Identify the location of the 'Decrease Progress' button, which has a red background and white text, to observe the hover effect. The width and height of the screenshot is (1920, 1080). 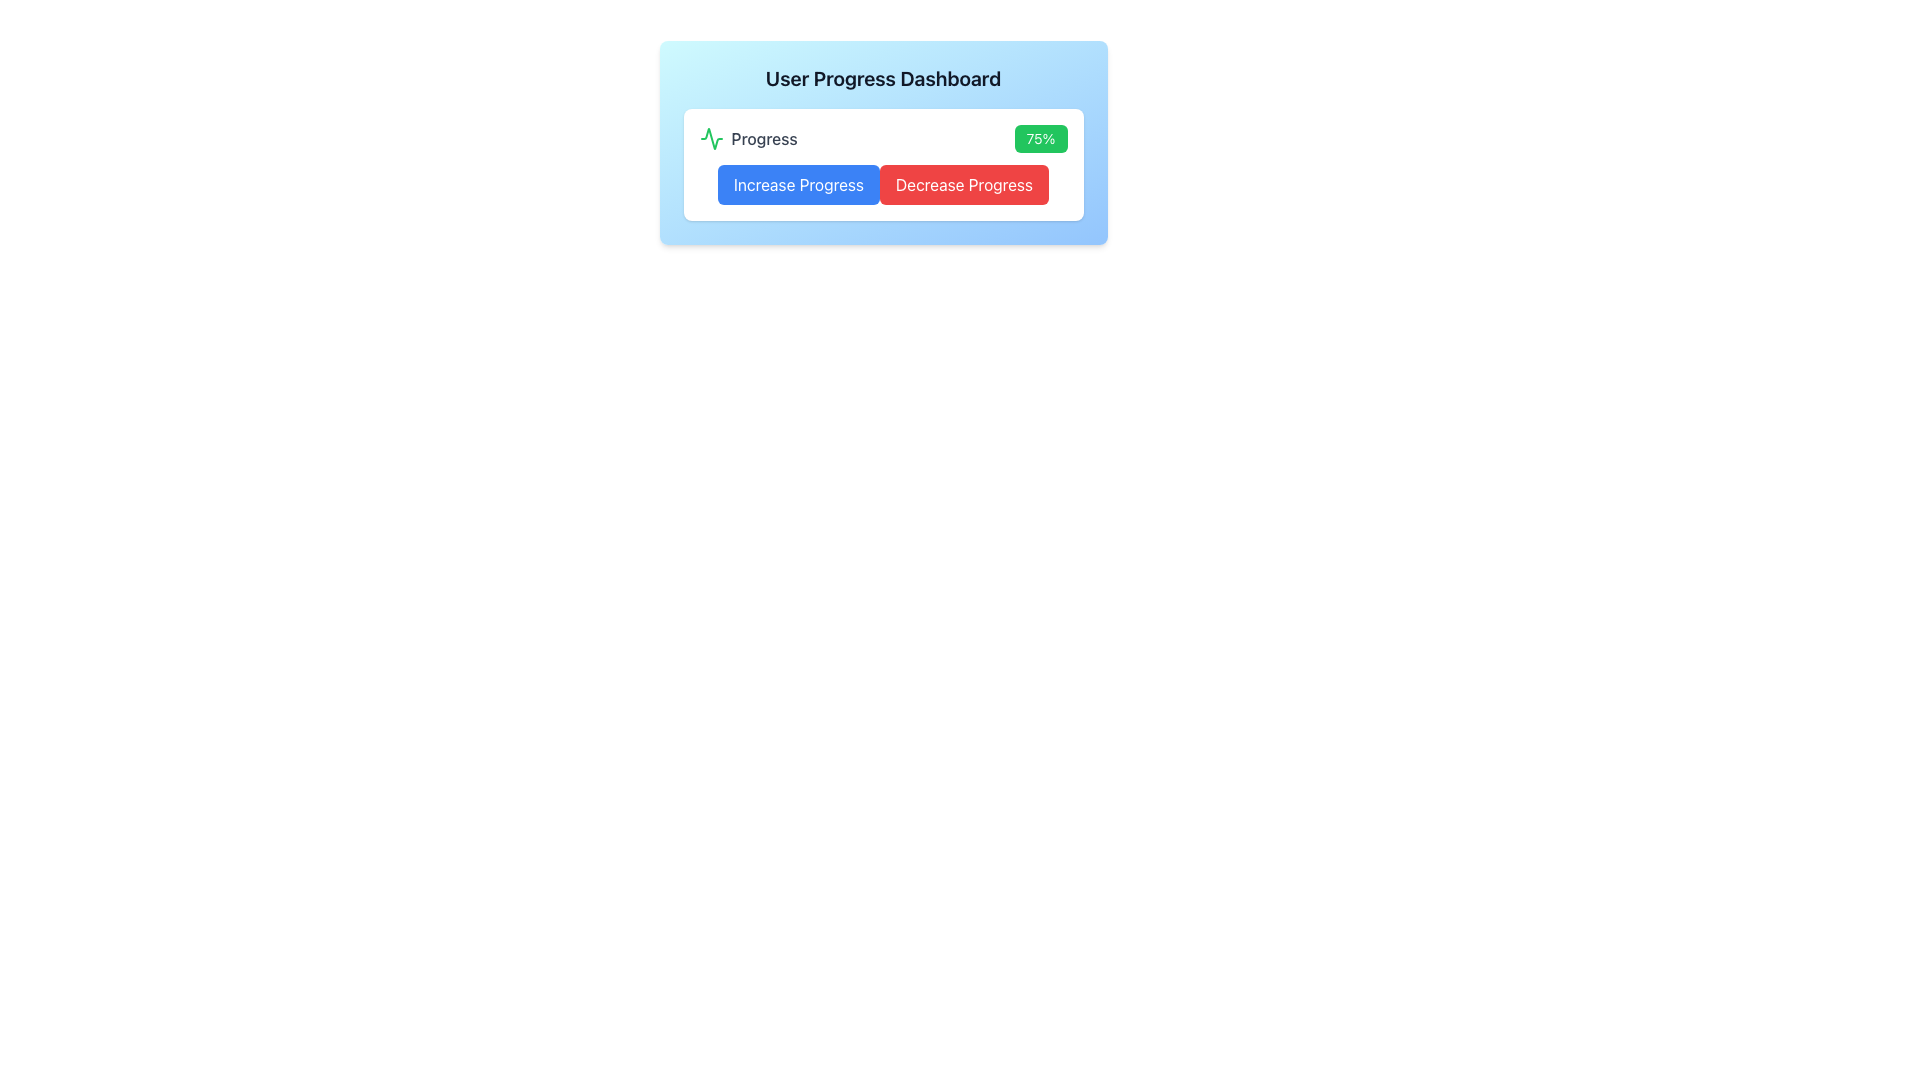
(964, 185).